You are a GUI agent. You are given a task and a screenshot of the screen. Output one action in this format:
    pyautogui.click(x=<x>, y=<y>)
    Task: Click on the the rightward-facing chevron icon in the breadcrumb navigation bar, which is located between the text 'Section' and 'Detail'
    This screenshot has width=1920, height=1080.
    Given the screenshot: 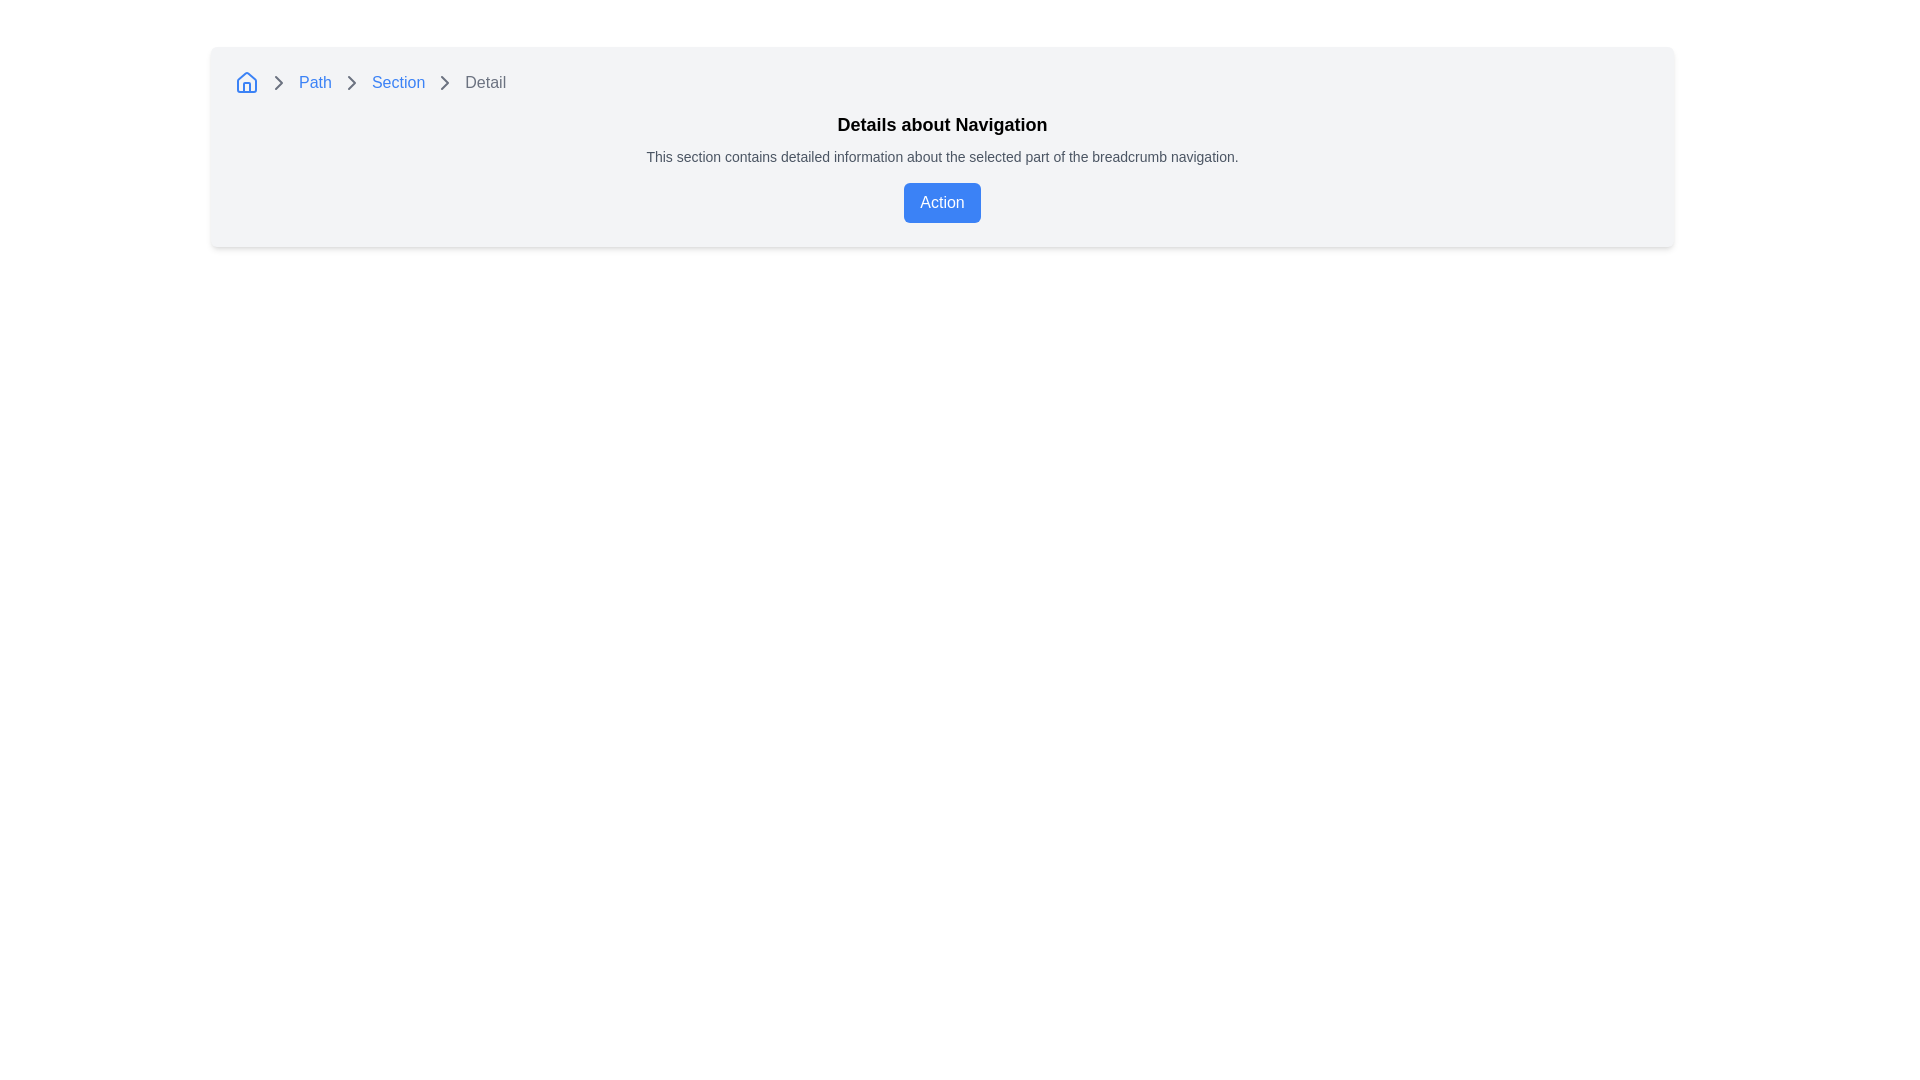 What is the action you would take?
    pyautogui.click(x=444, y=82)
    